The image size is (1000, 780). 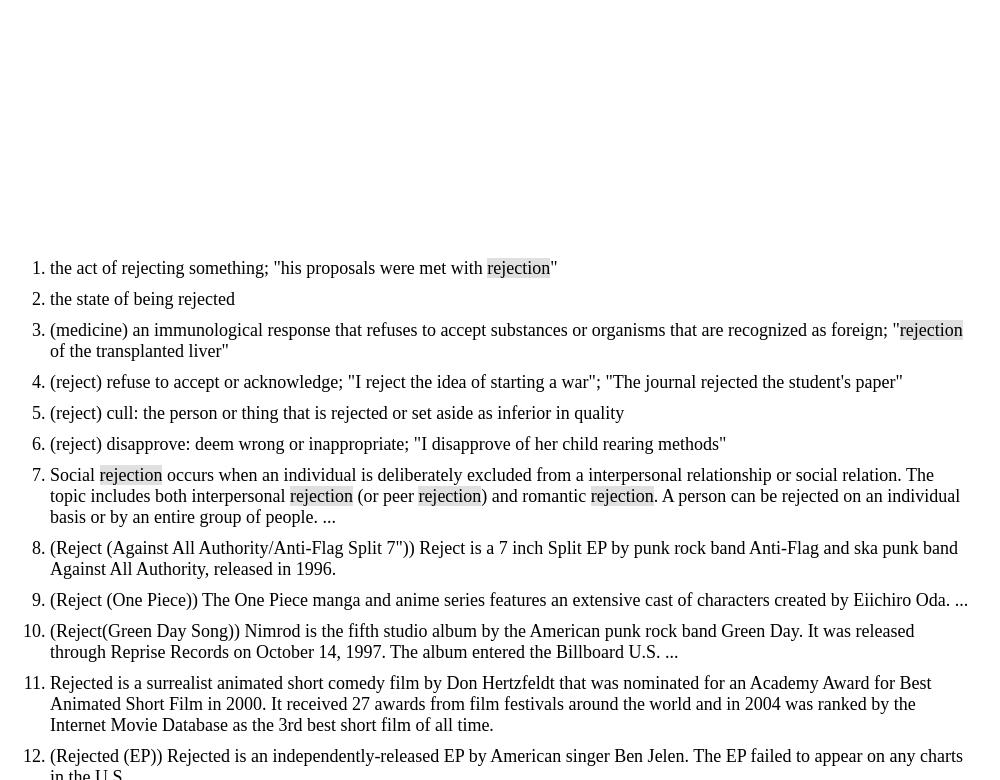 I want to click on 'Social', so click(x=73, y=475).